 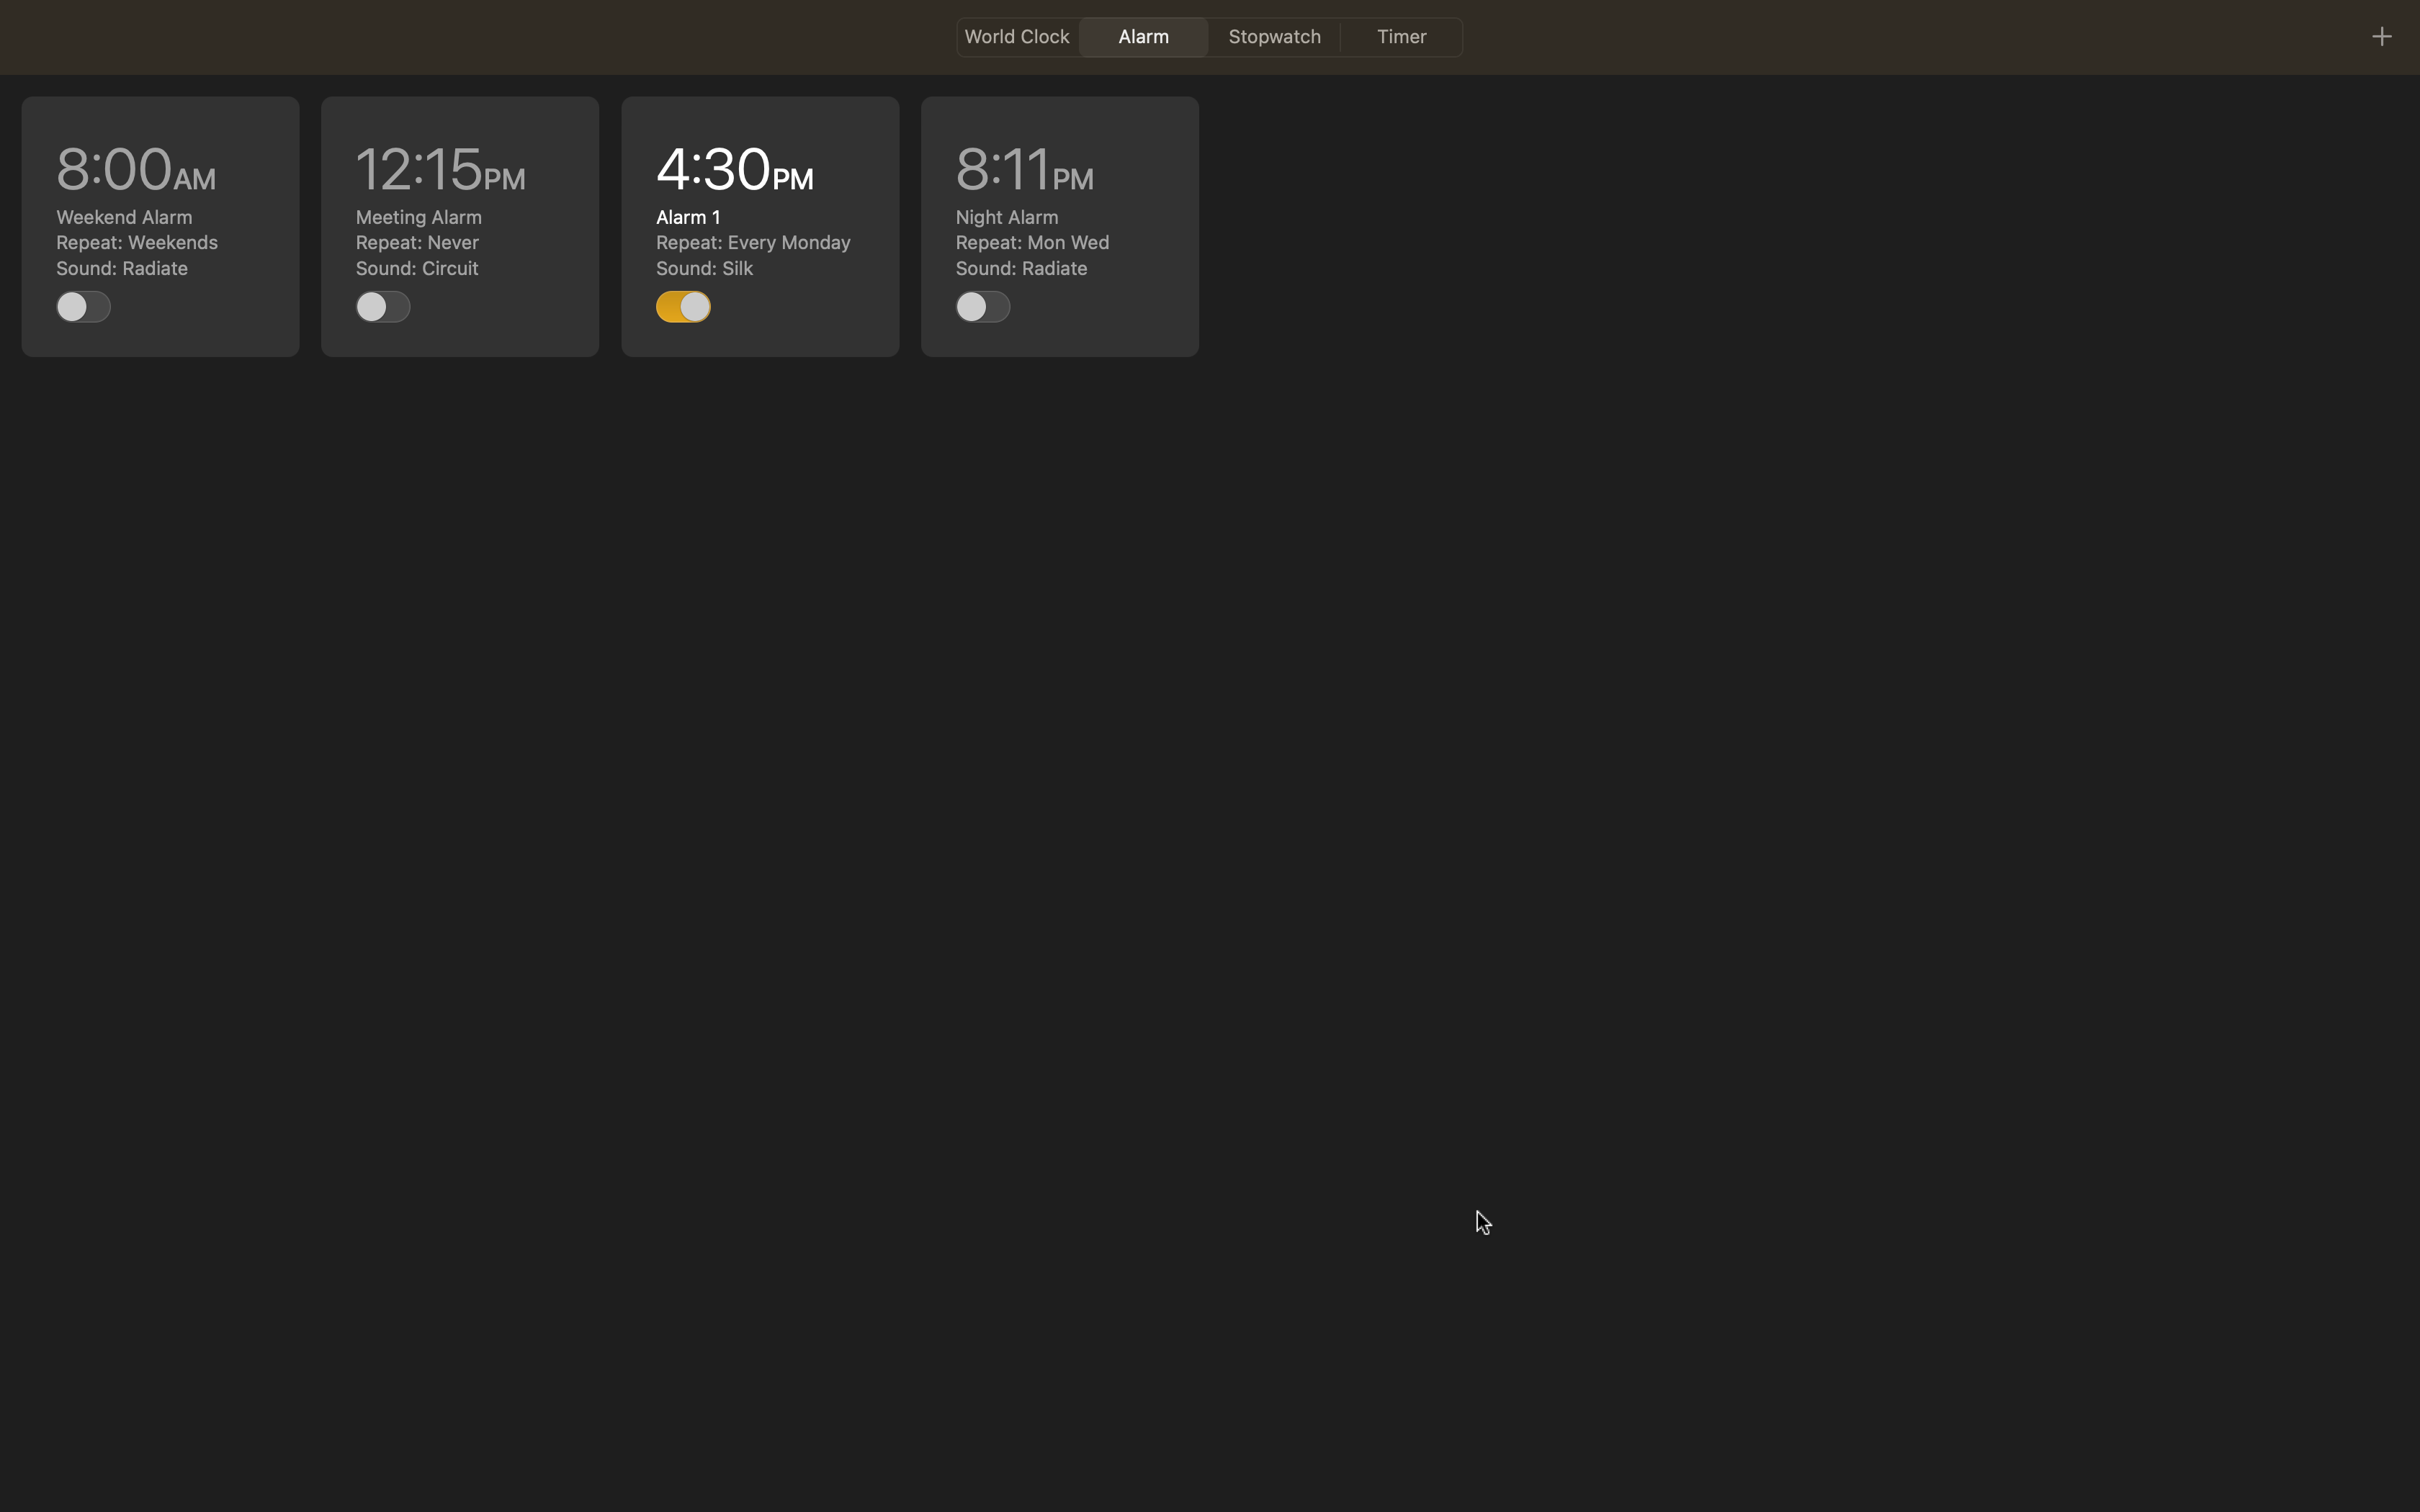 I want to click on edit the 8pm alarm, so click(x=1059, y=227).